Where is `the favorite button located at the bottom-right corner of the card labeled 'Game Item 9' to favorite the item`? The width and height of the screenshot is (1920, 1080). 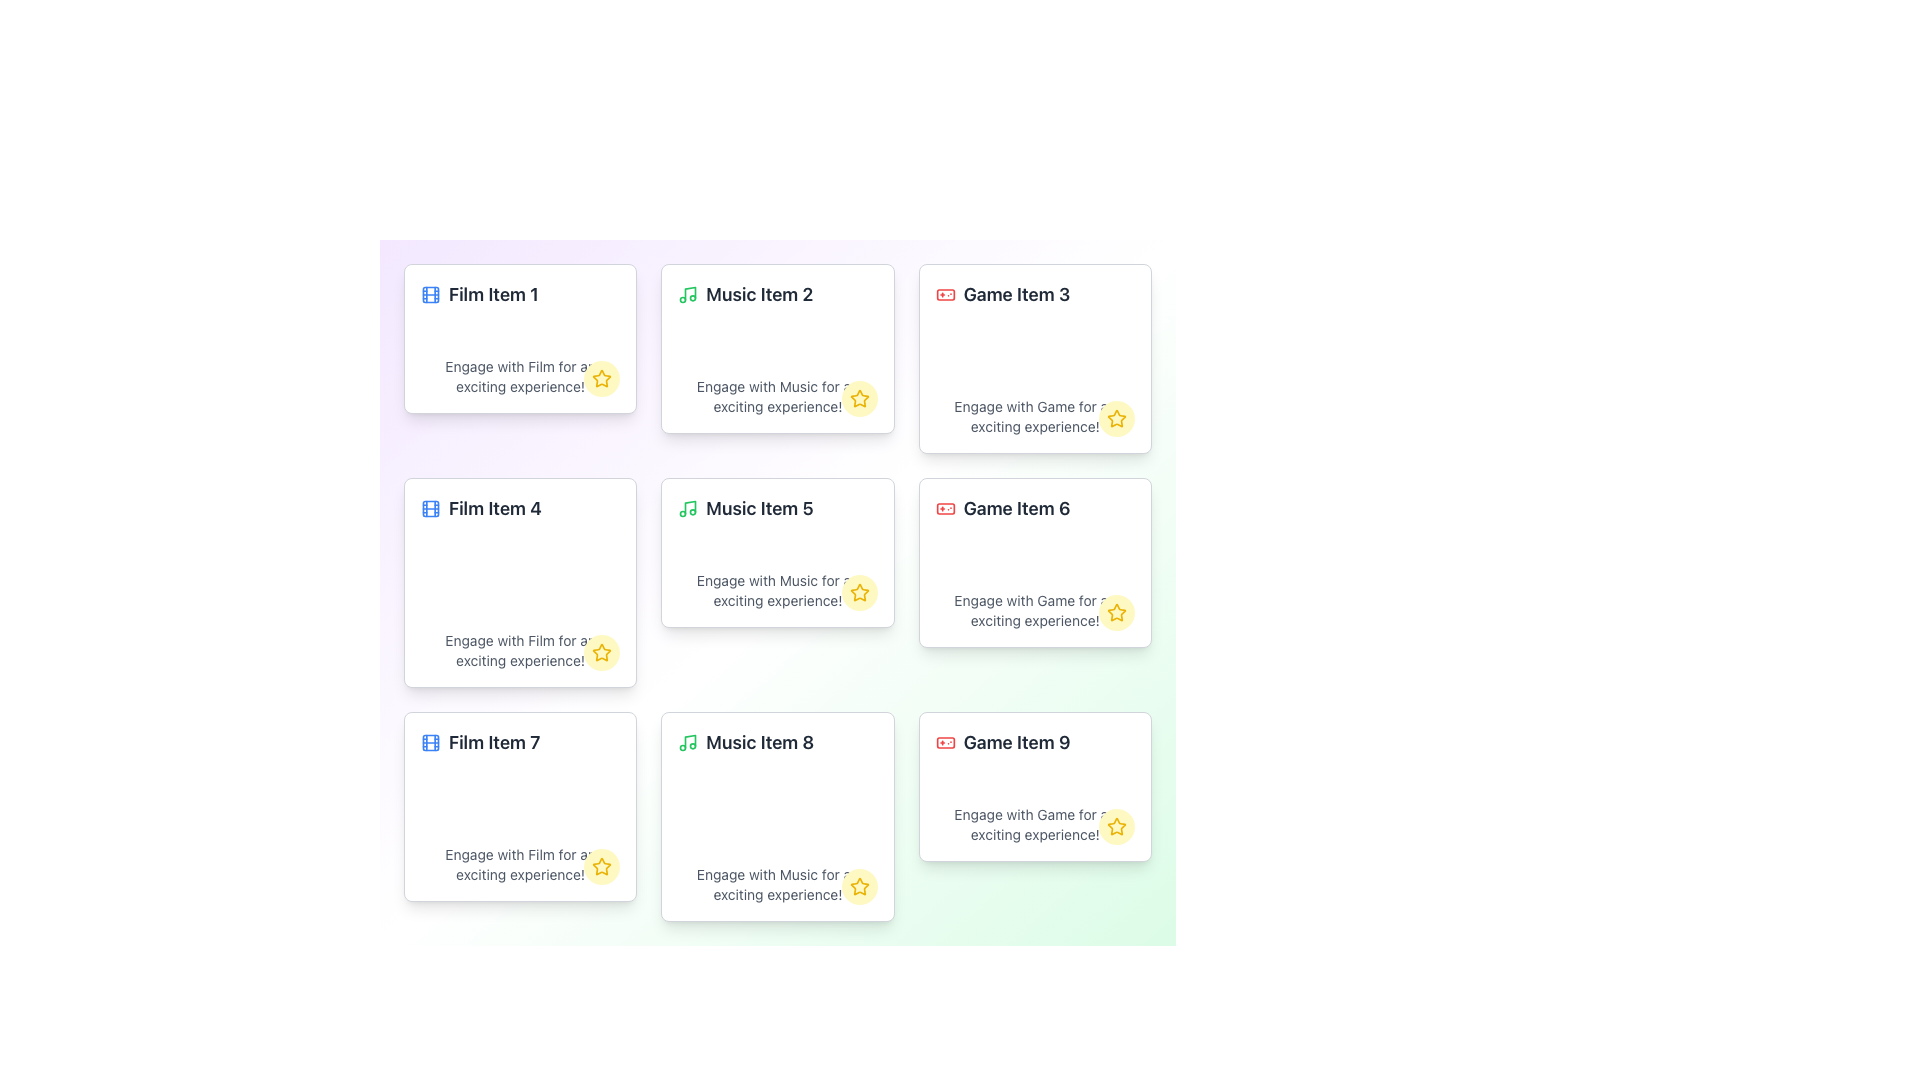
the favorite button located at the bottom-right corner of the card labeled 'Game Item 9' to favorite the item is located at coordinates (1116, 826).